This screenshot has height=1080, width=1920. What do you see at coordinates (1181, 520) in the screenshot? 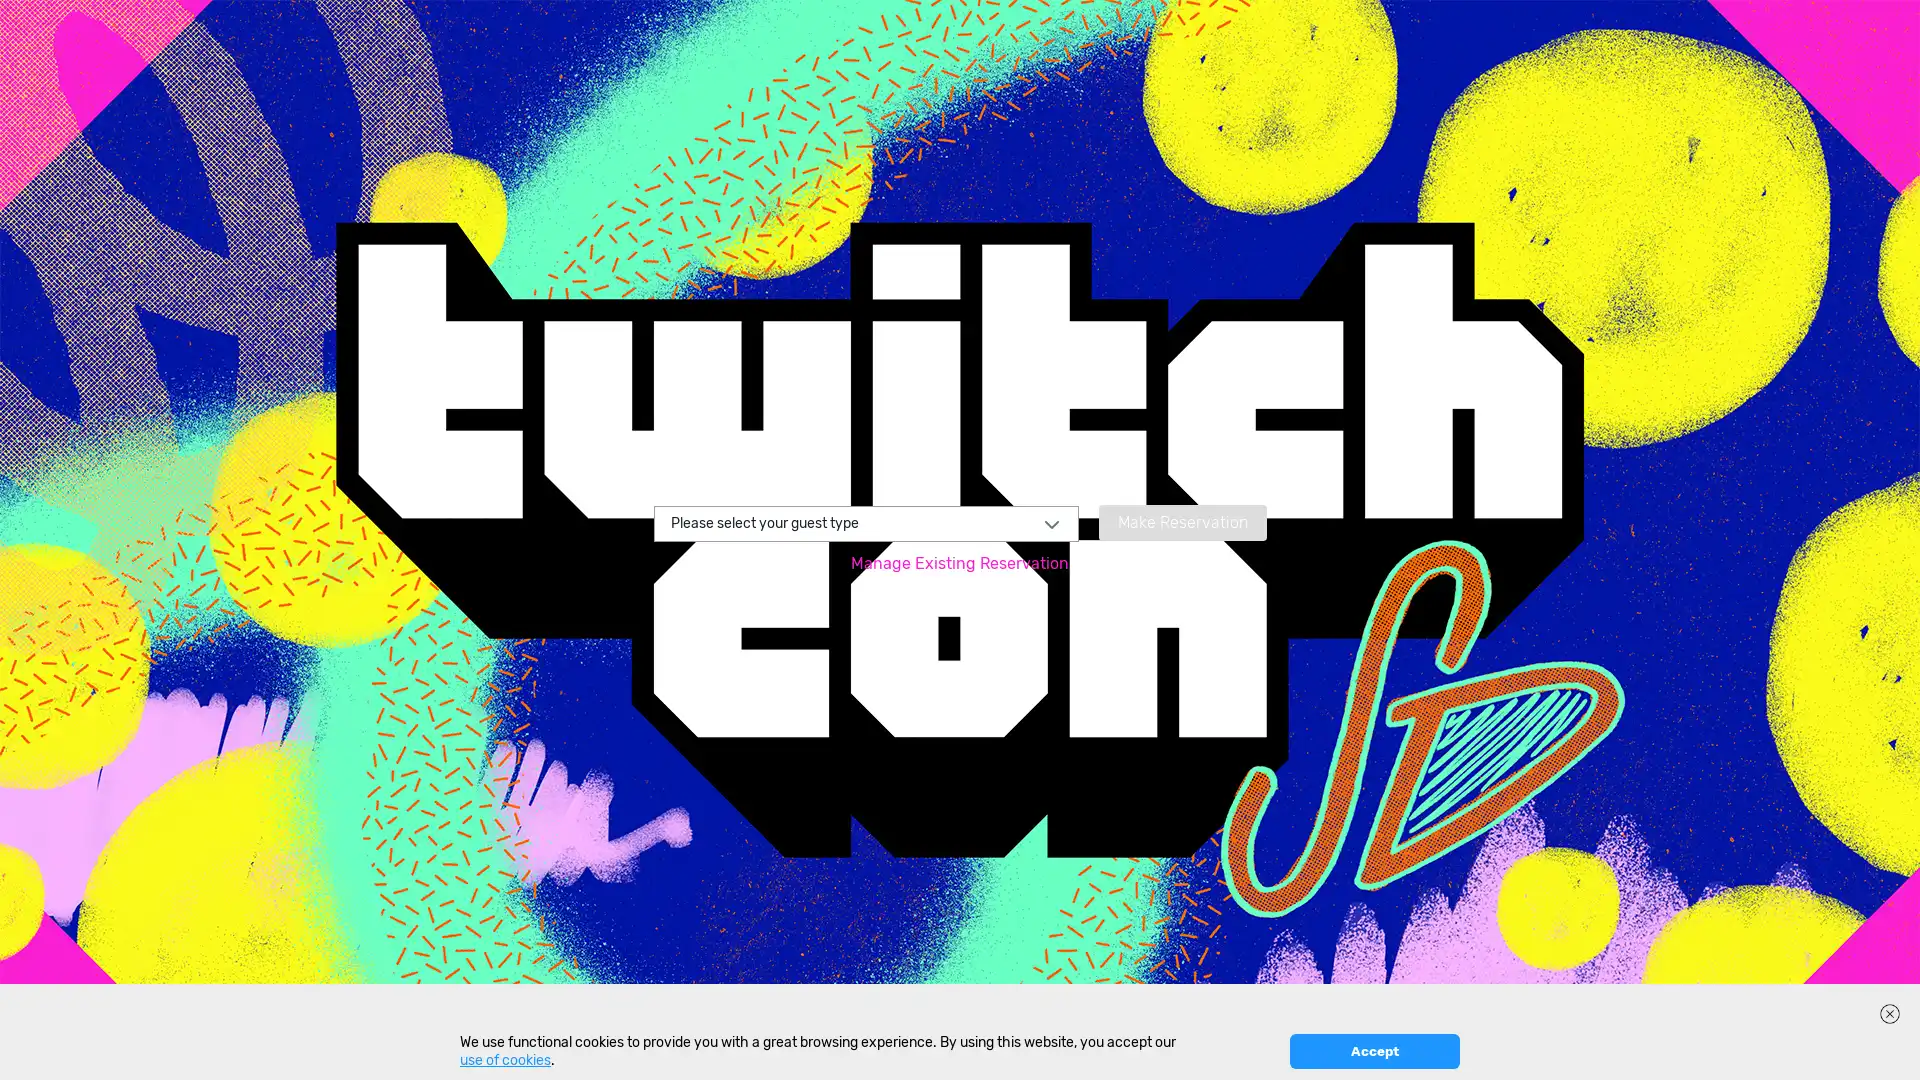
I see `Make Reservation` at bounding box center [1181, 520].